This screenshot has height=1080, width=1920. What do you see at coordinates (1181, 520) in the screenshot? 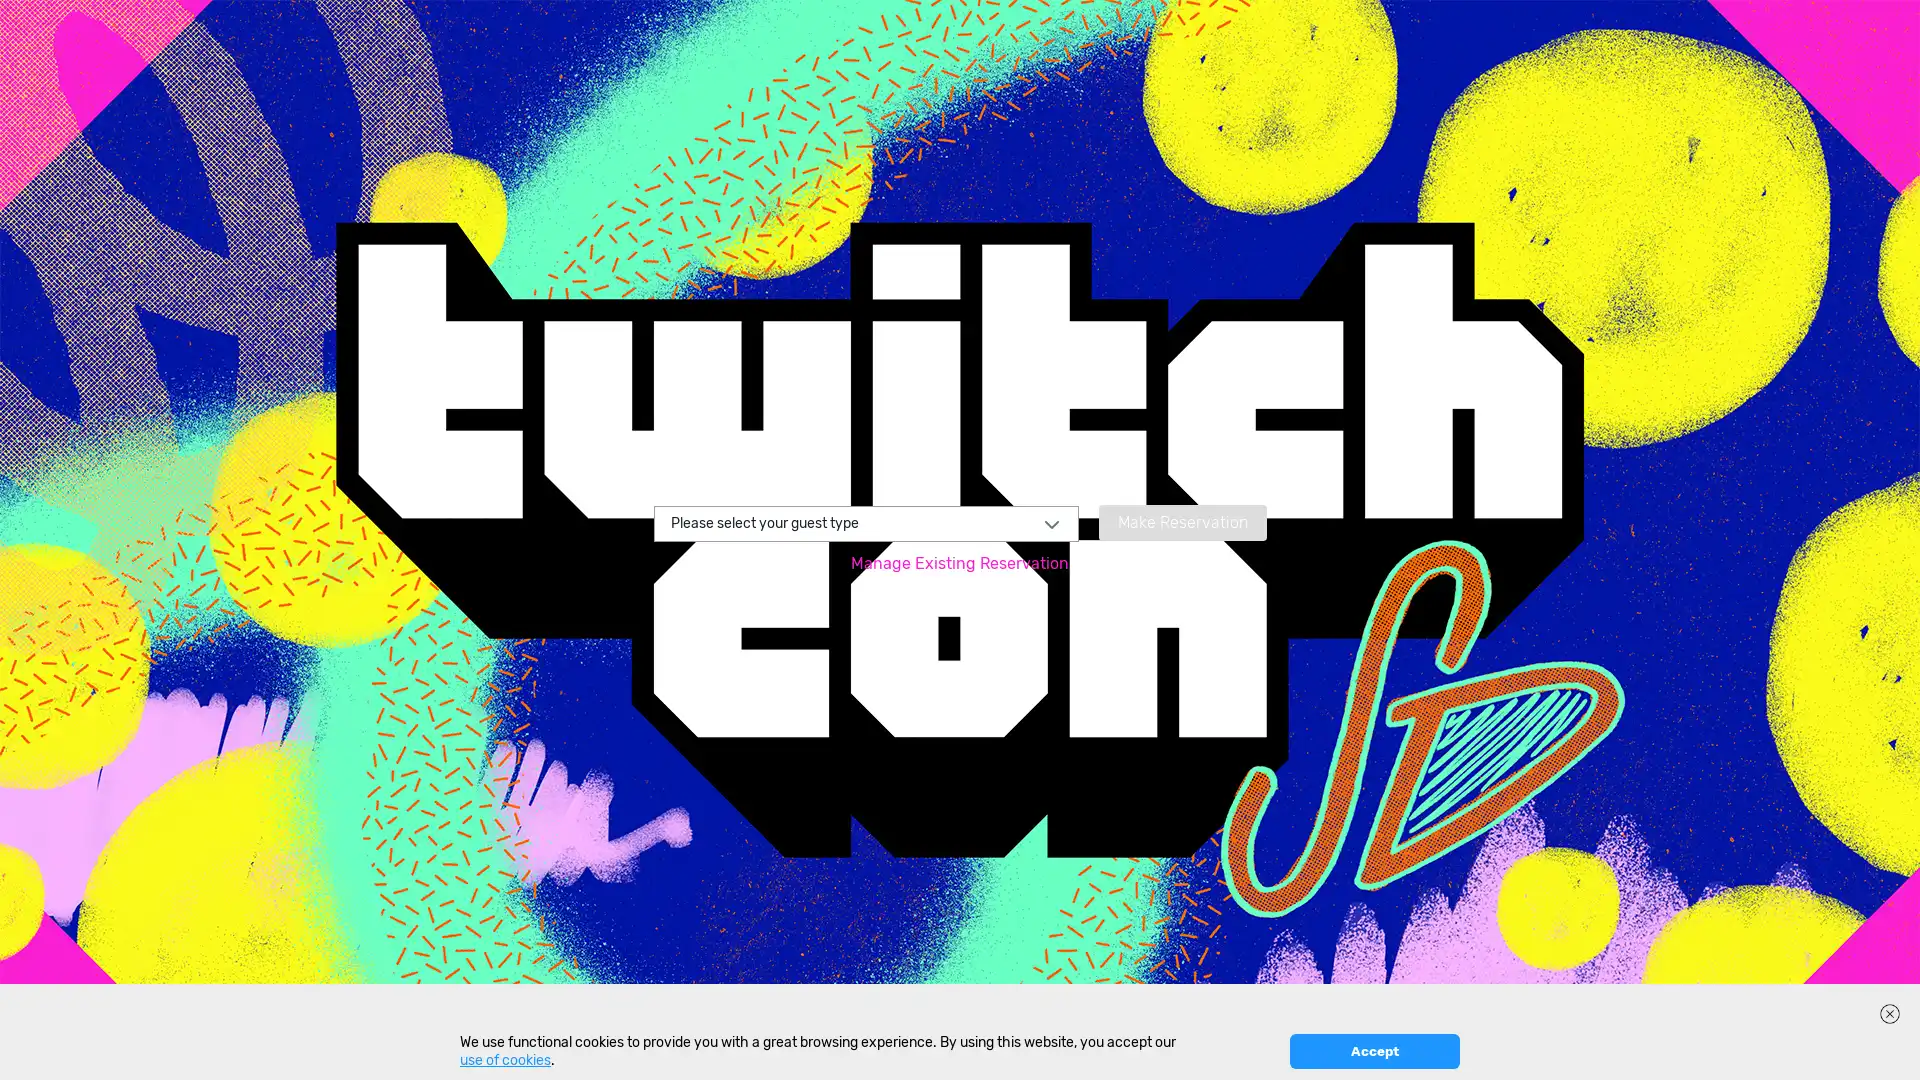
I see `Make Reservation` at bounding box center [1181, 520].